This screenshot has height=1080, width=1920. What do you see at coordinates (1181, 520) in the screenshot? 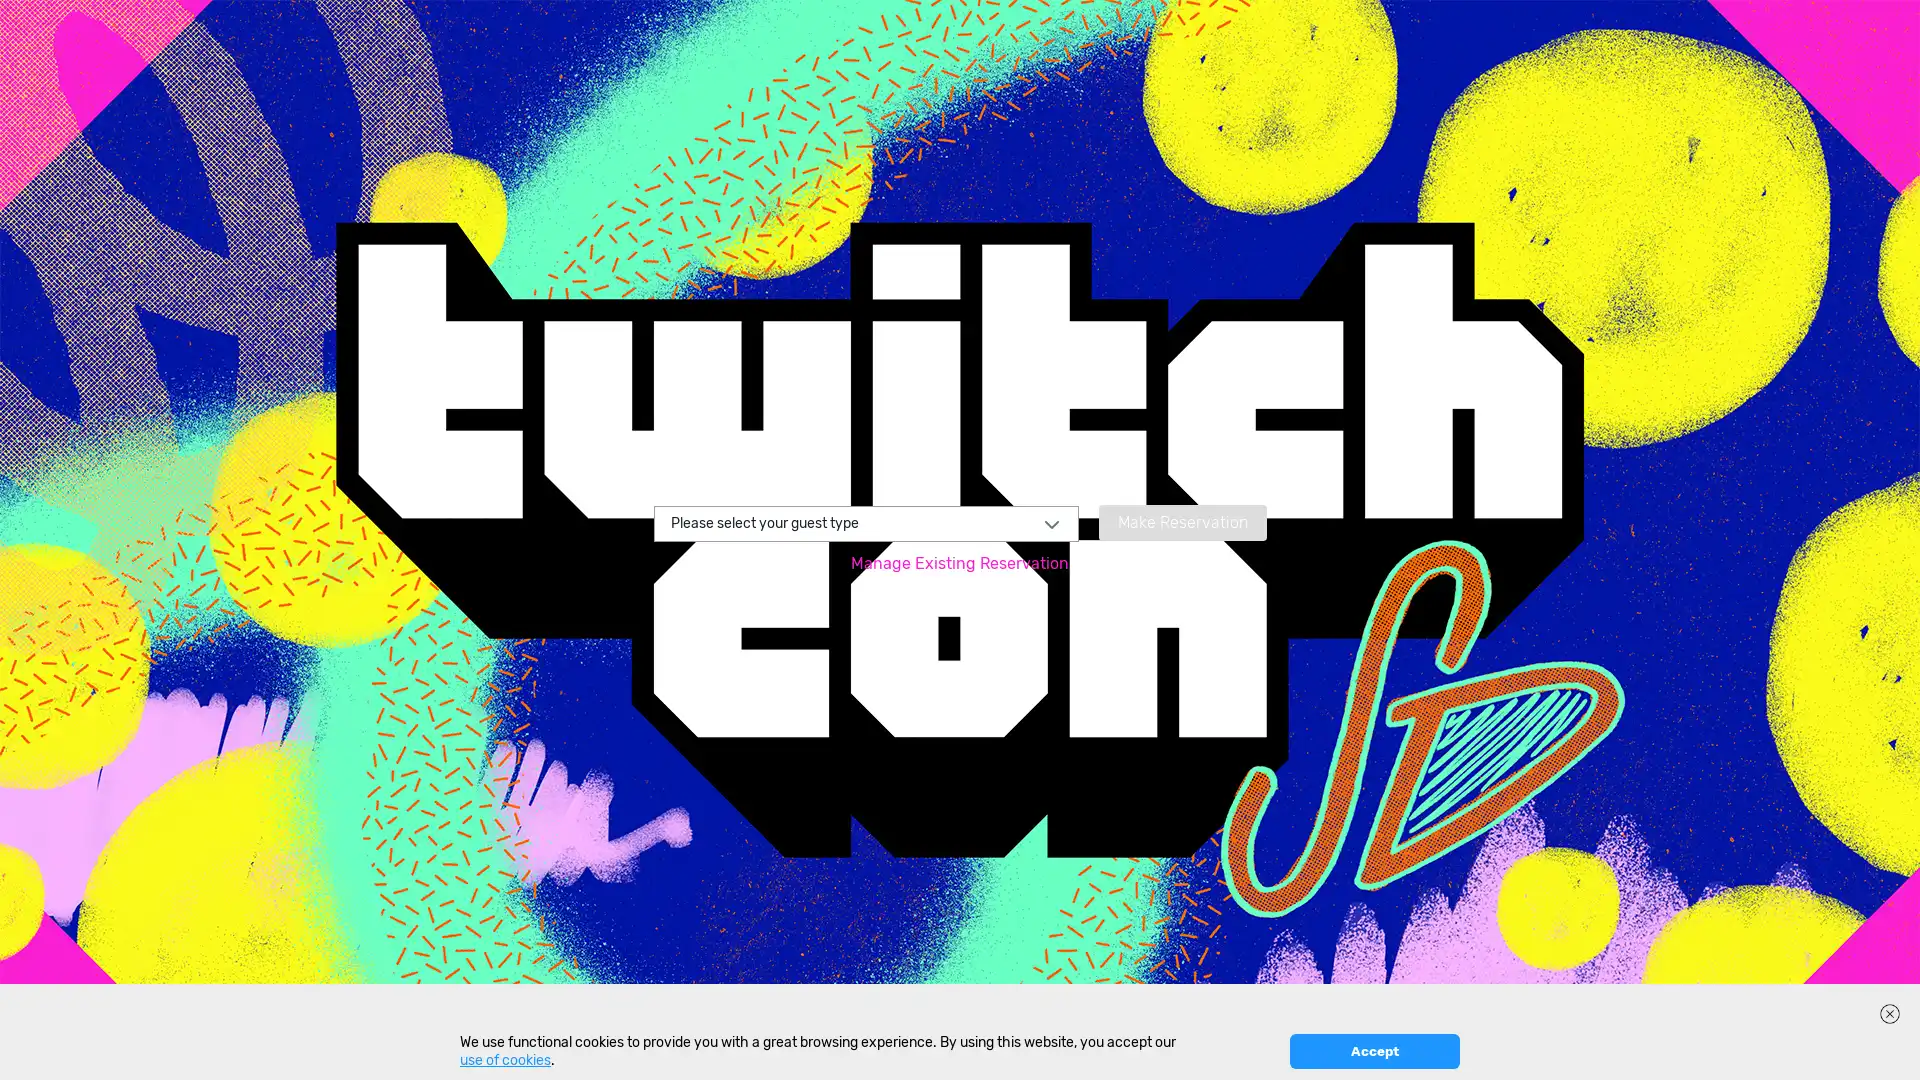
I see `Make Reservation` at bounding box center [1181, 520].